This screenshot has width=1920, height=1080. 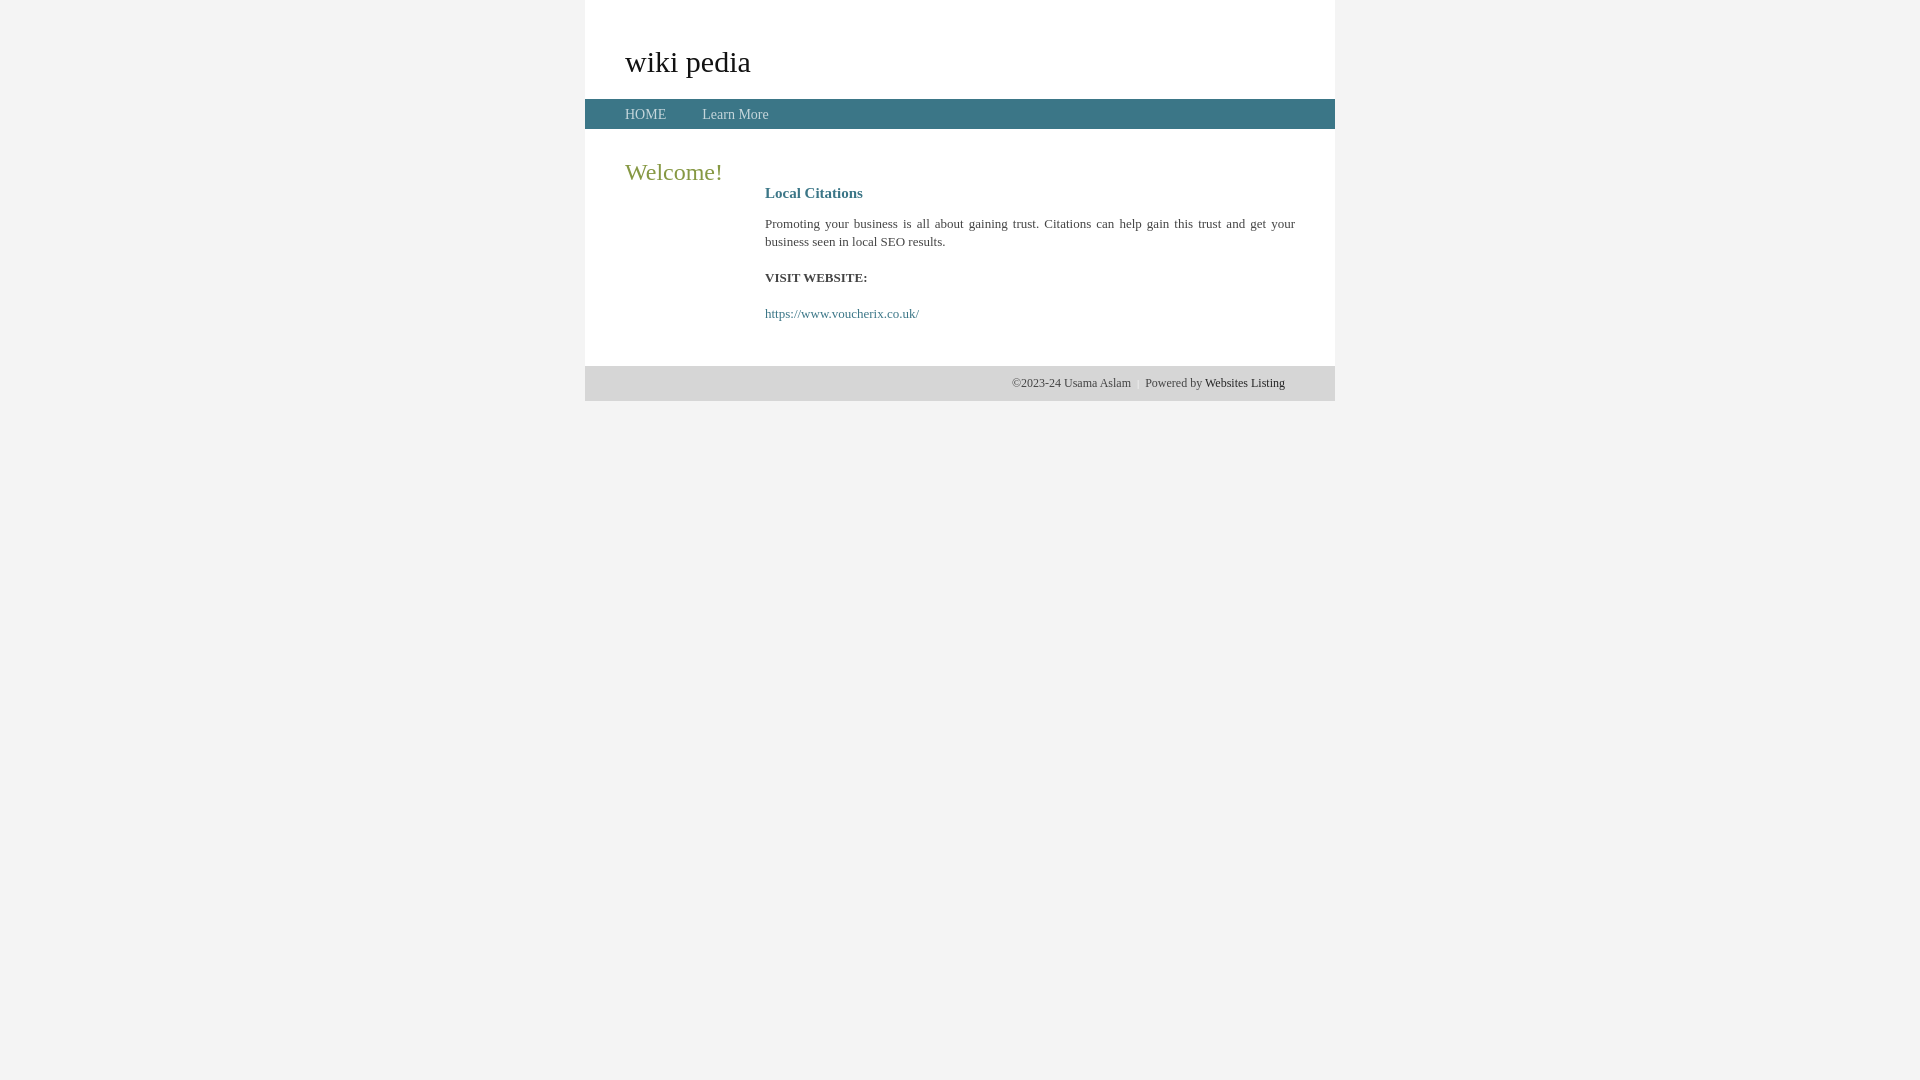 I want to click on 'Websites Listing', so click(x=1203, y=382).